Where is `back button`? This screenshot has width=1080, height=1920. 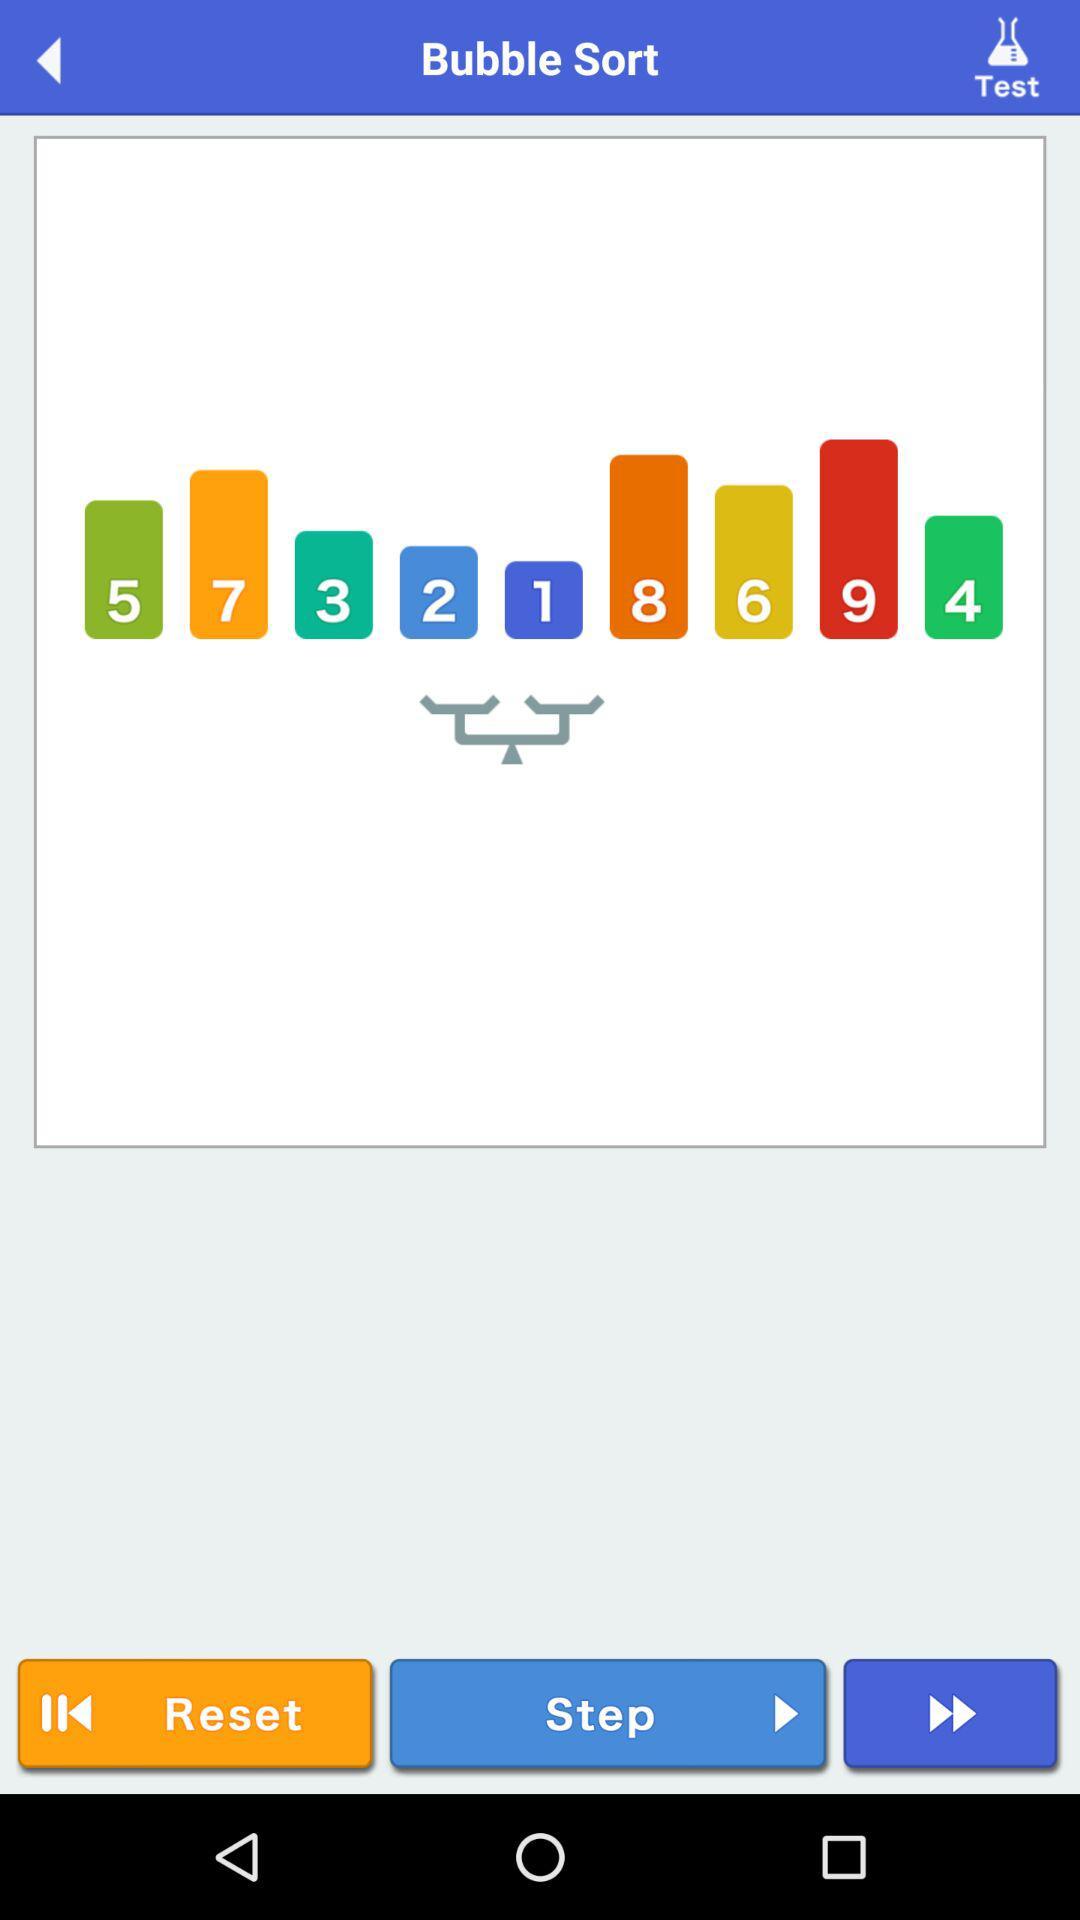 back button is located at coordinates (68, 56).